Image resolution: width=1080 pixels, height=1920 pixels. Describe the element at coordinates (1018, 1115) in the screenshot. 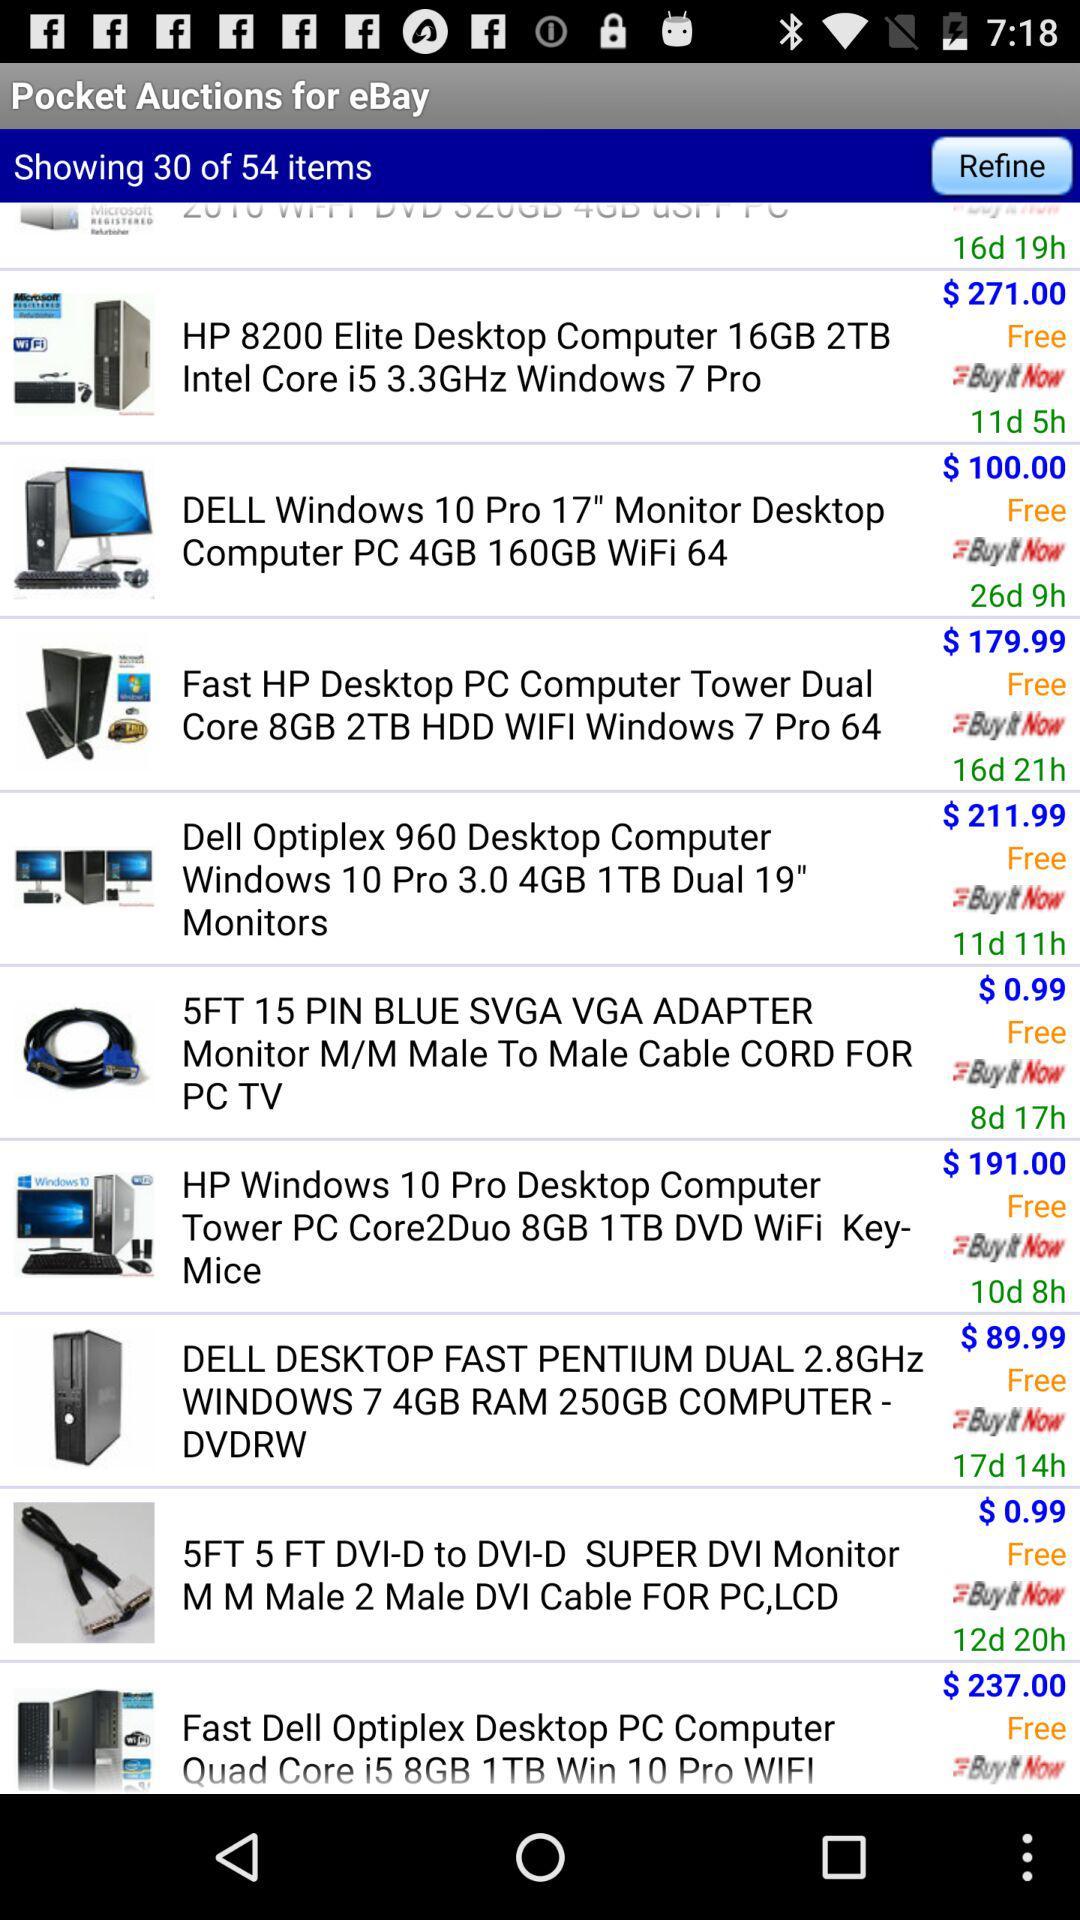

I see `8d 17h item` at that location.